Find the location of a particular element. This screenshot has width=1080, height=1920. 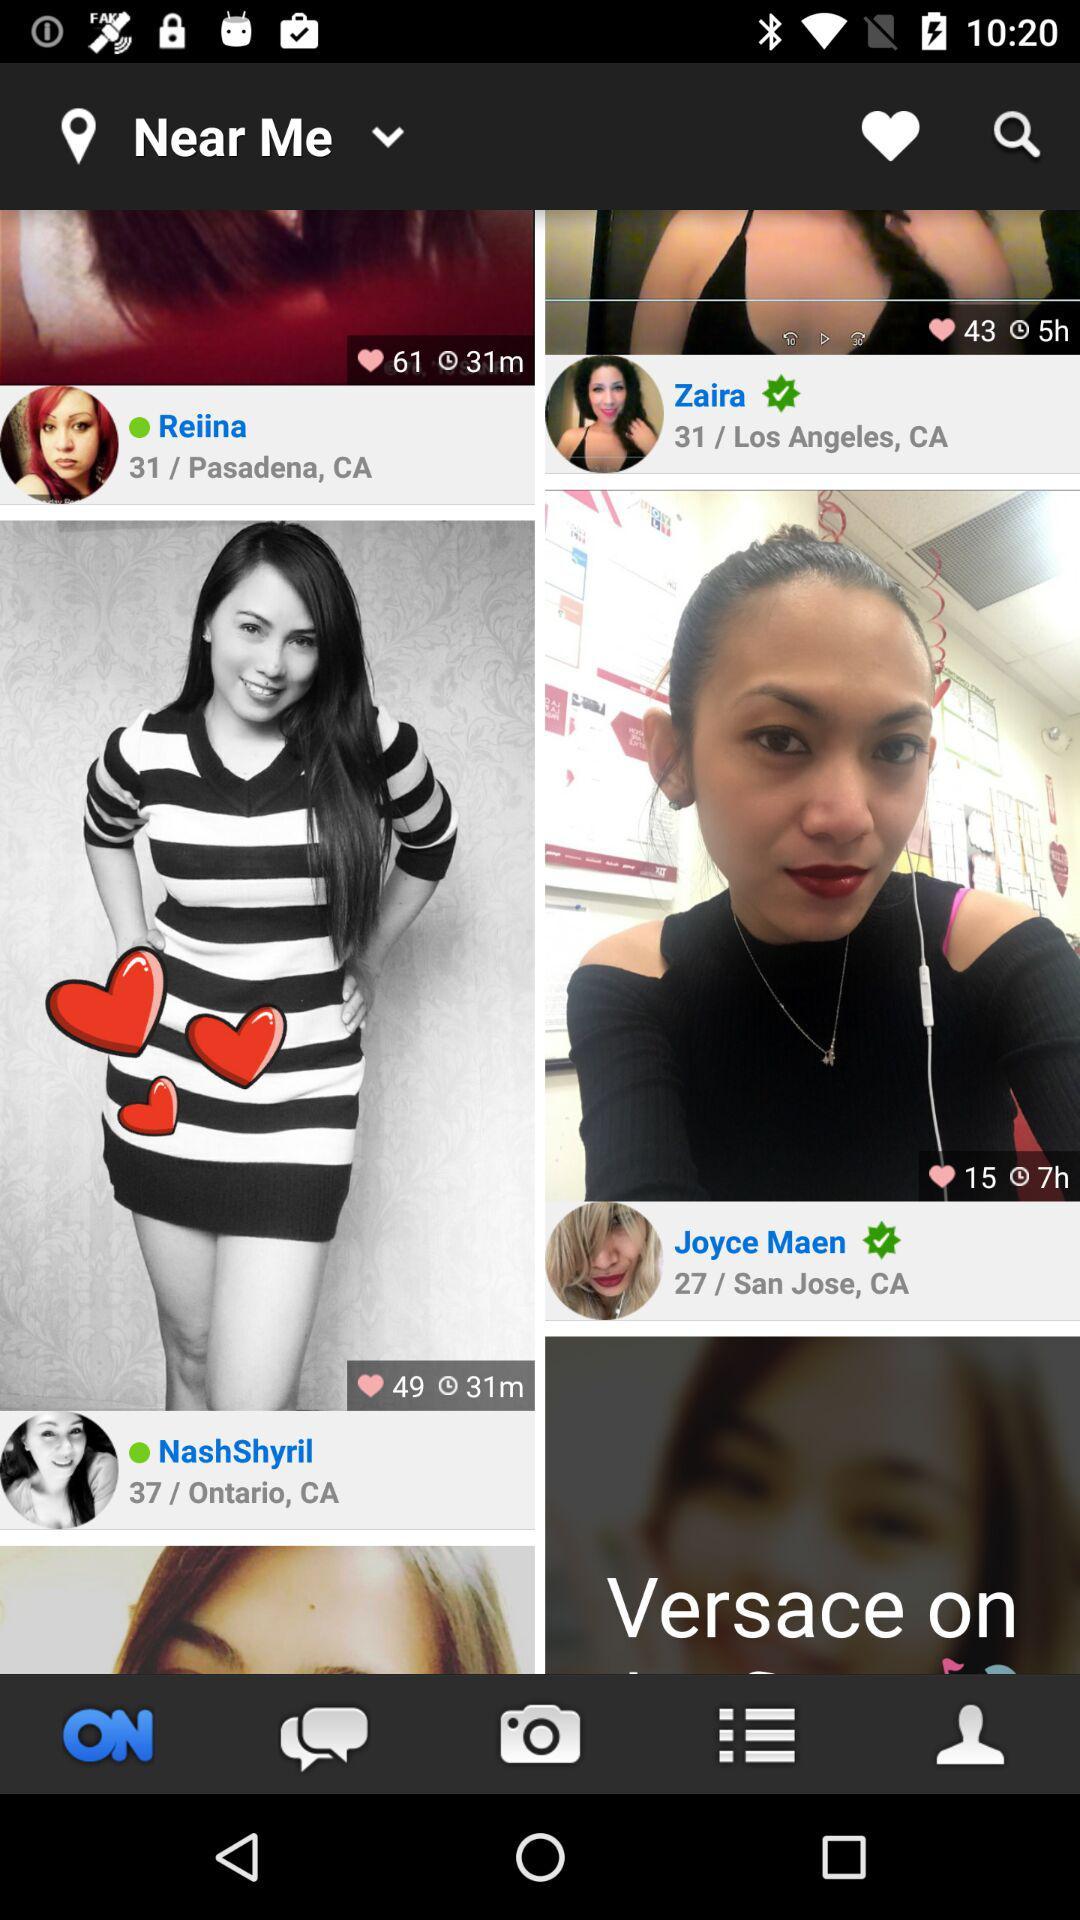

profile picture to go to person 's profile is located at coordinates (603, 1259).